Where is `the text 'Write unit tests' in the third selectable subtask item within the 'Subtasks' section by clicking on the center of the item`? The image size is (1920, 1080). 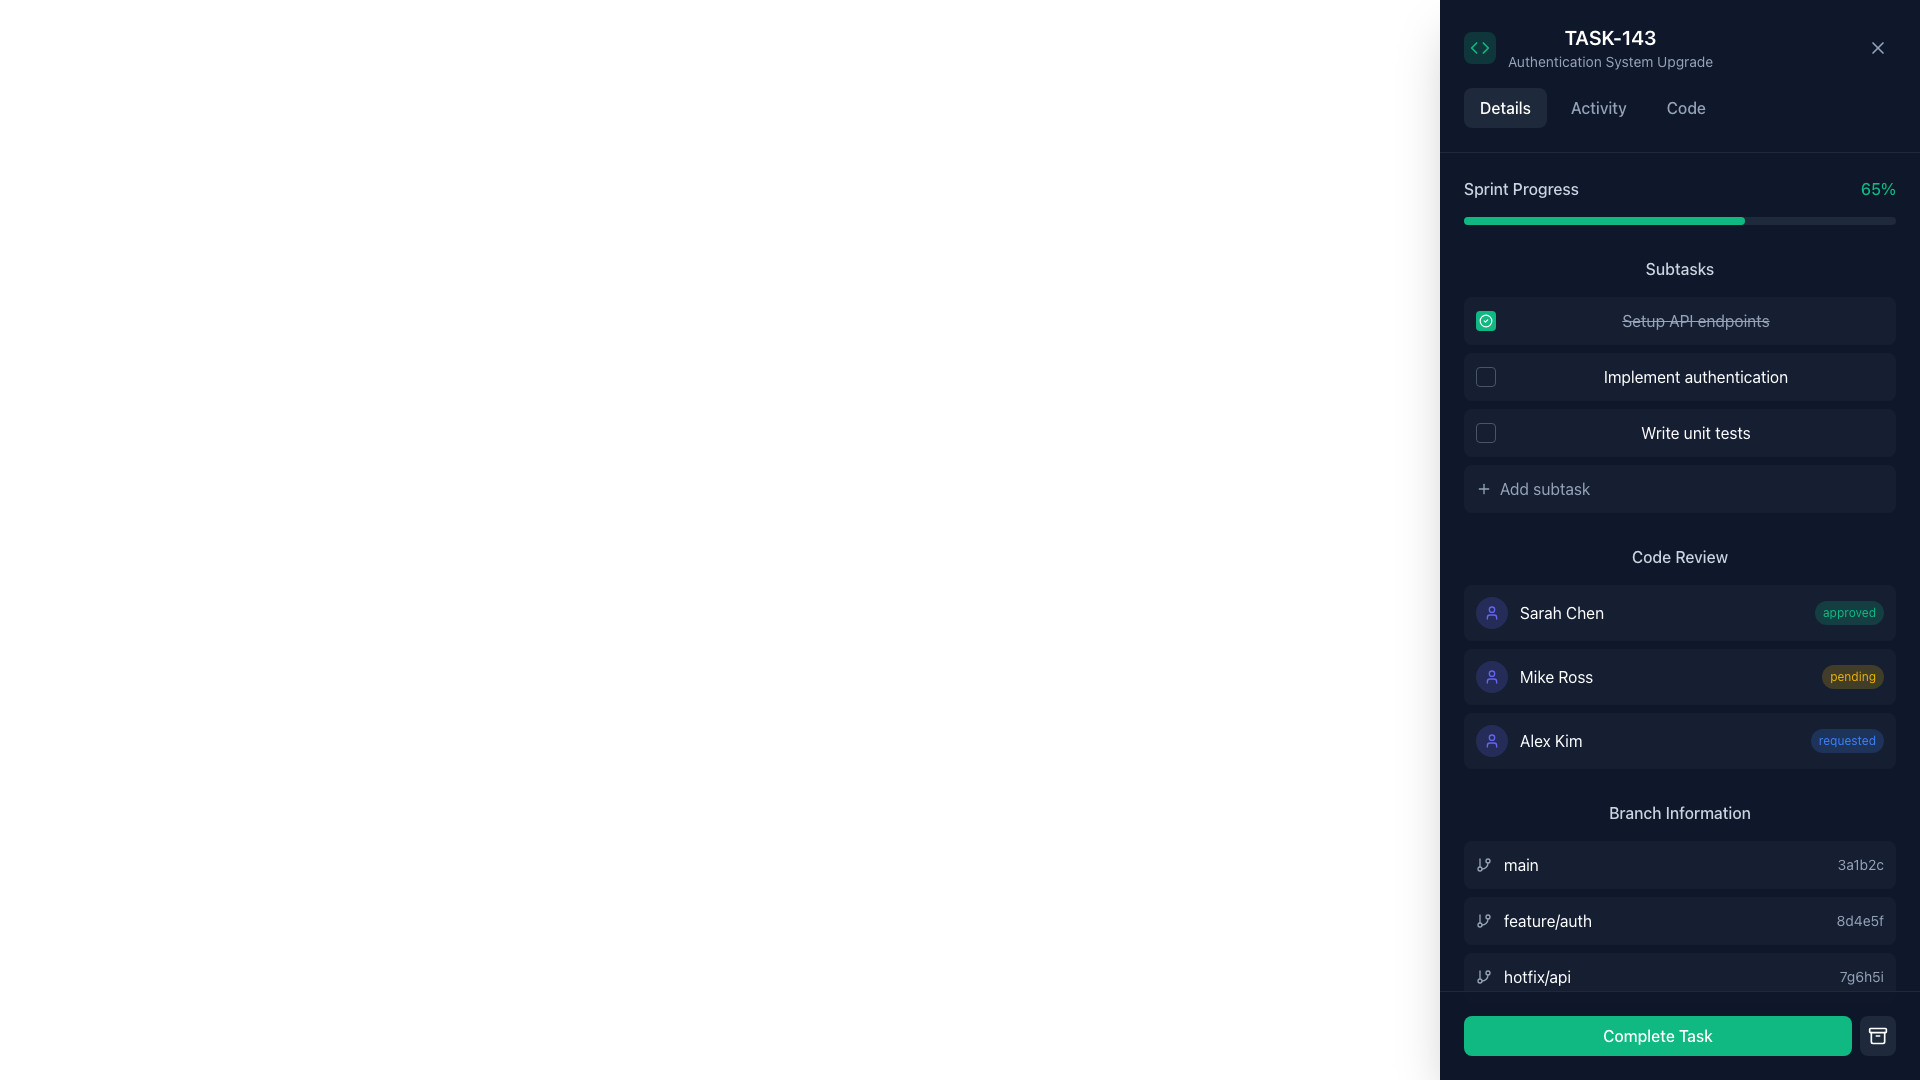
the text 'Write unit tests' in the third selectable subtask item within the 'Subtasks' section by clicking on the center of the item is located at coordinates (1680, 431).